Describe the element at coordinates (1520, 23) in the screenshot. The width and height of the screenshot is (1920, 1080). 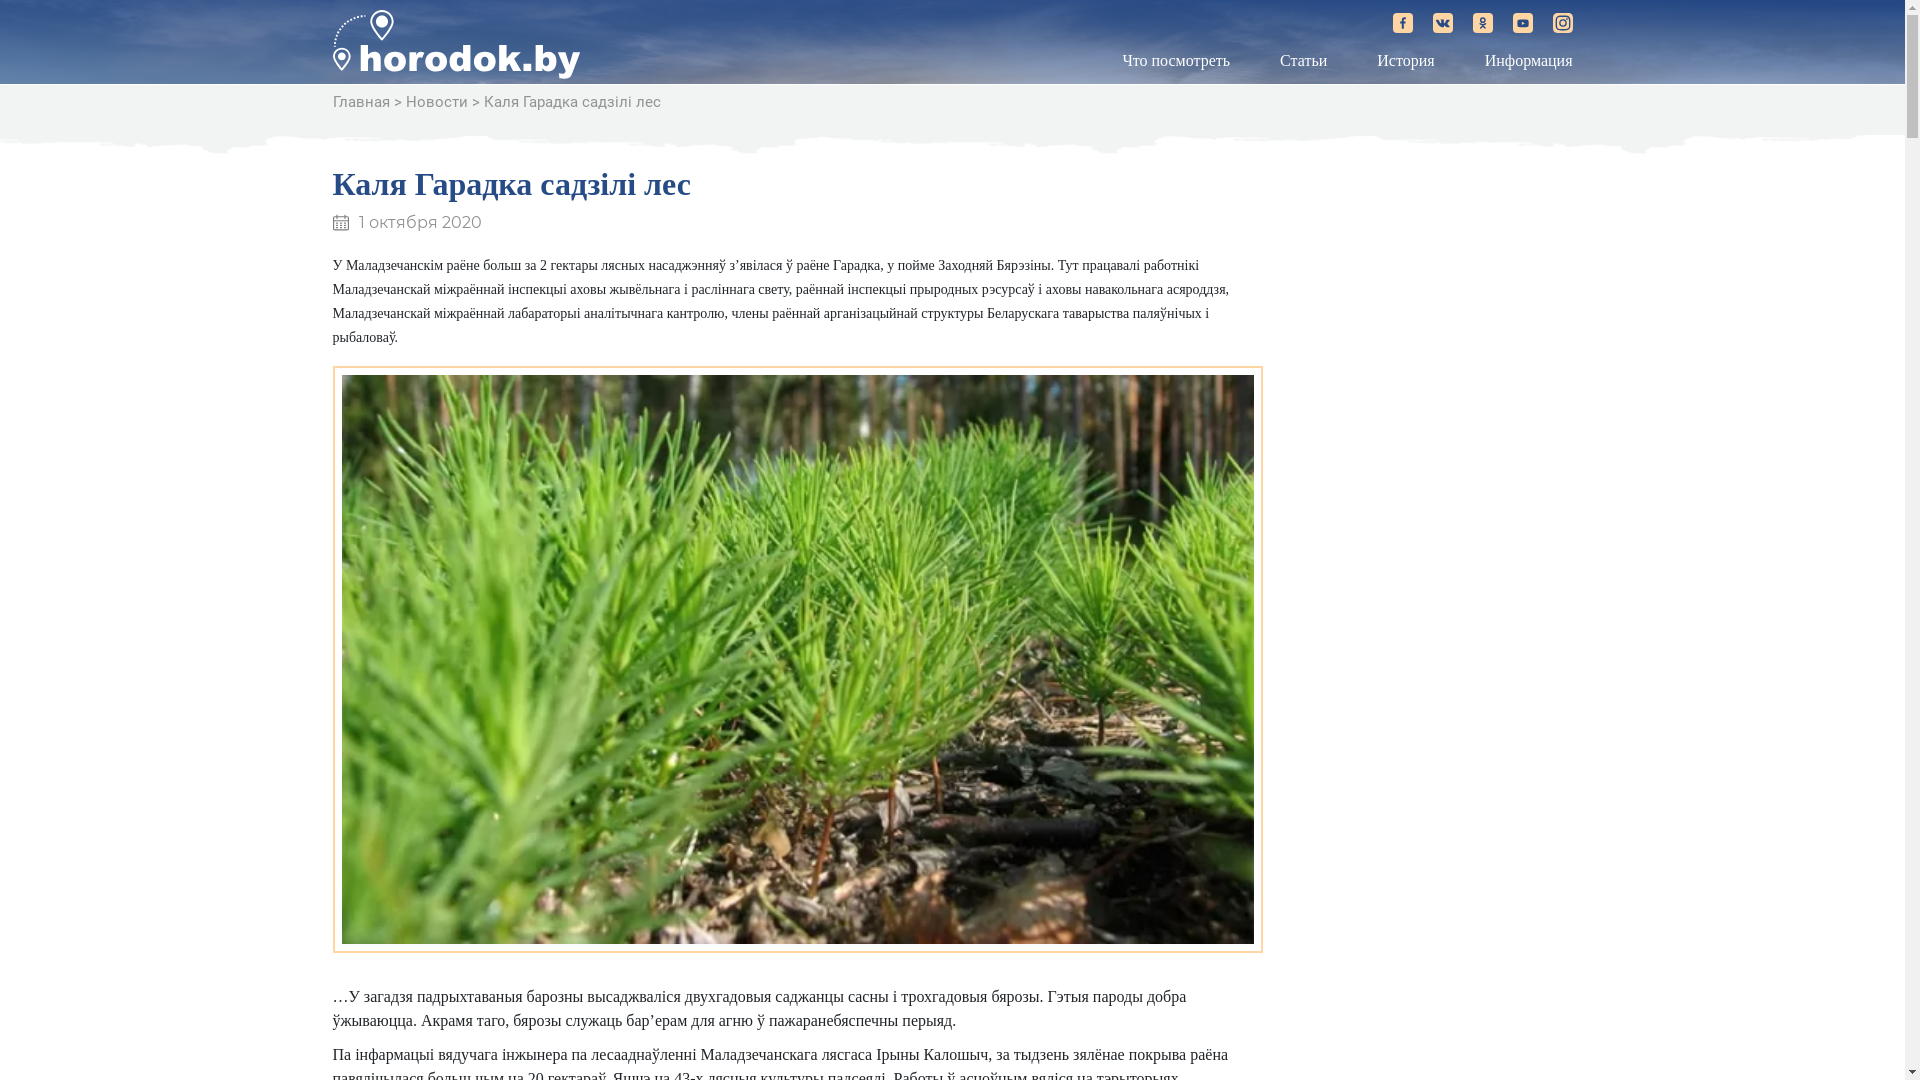
I see `'horodok.by on YouTube'` at that location.